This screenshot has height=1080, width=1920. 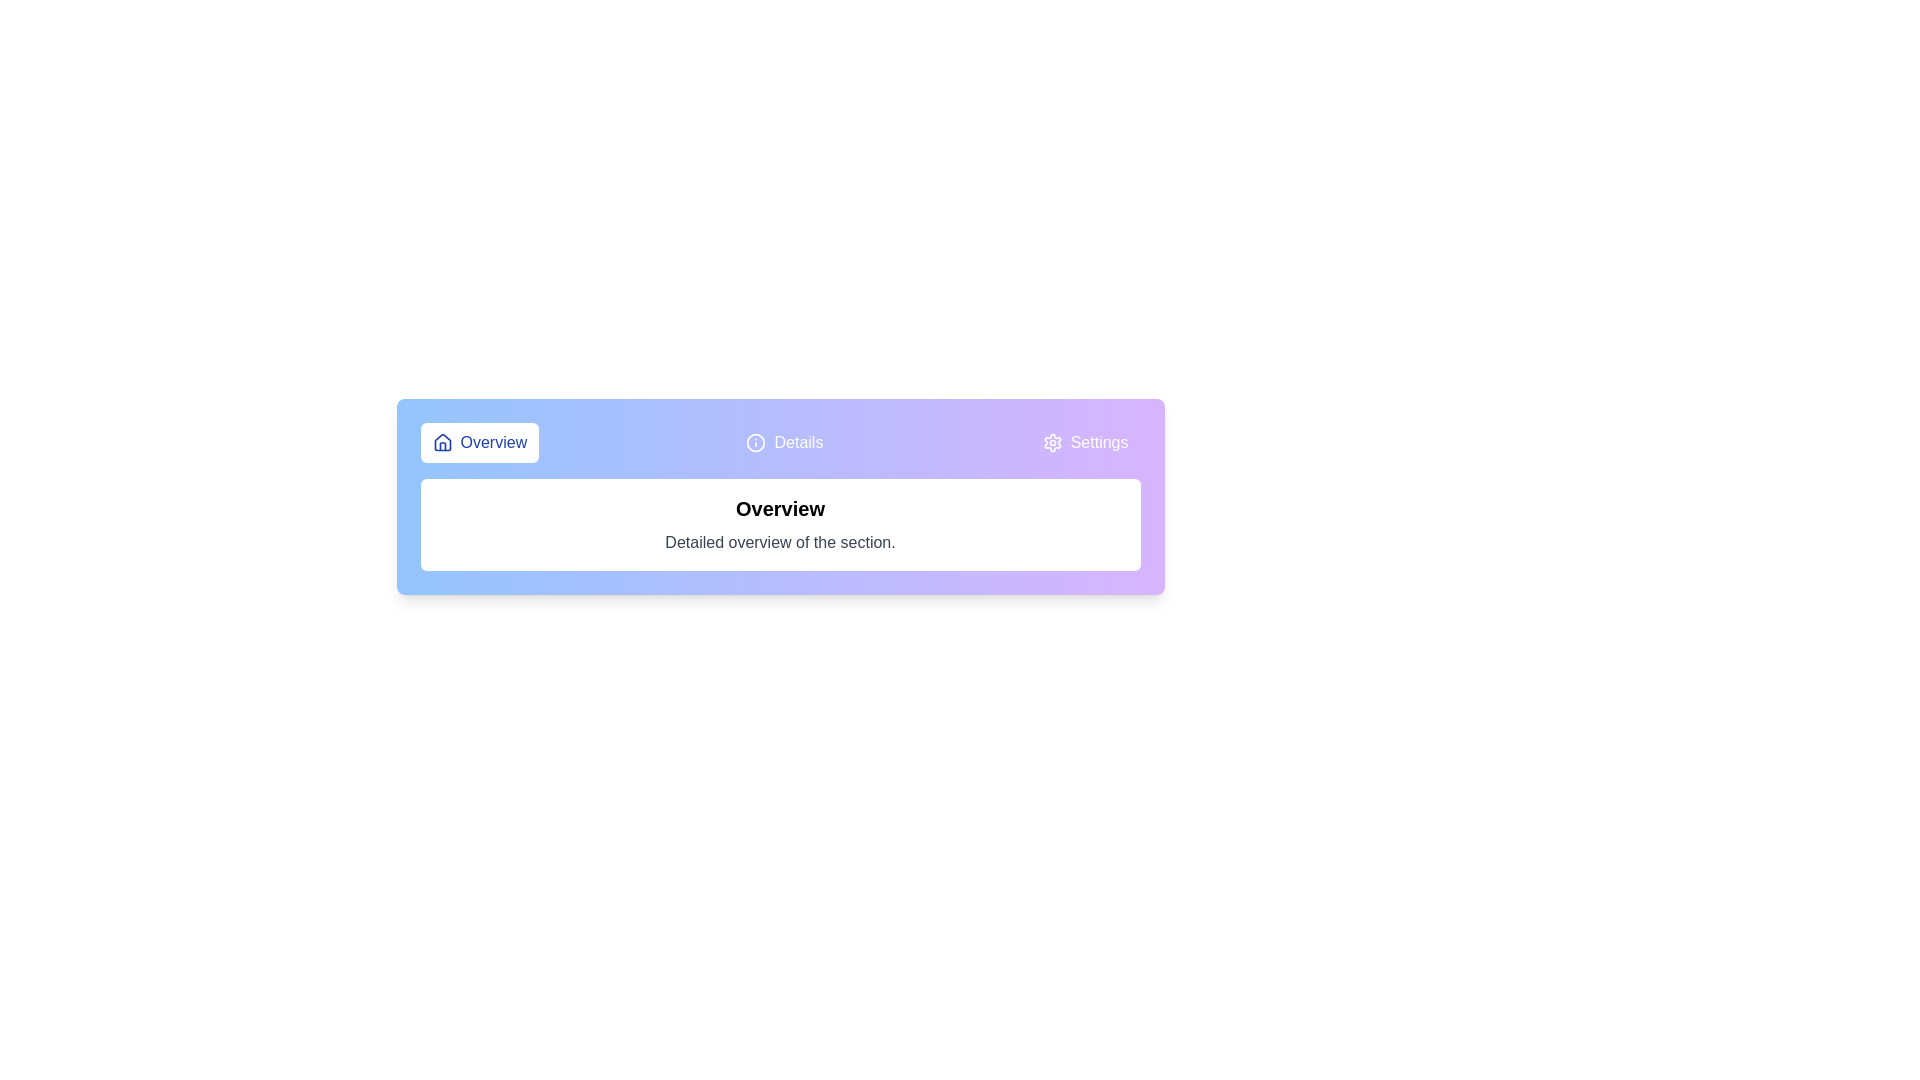 I want to click on the Information Panel with a bold header 'Overview' and a description text 'Detailed overview of the section.', so click(x=779, y=523).